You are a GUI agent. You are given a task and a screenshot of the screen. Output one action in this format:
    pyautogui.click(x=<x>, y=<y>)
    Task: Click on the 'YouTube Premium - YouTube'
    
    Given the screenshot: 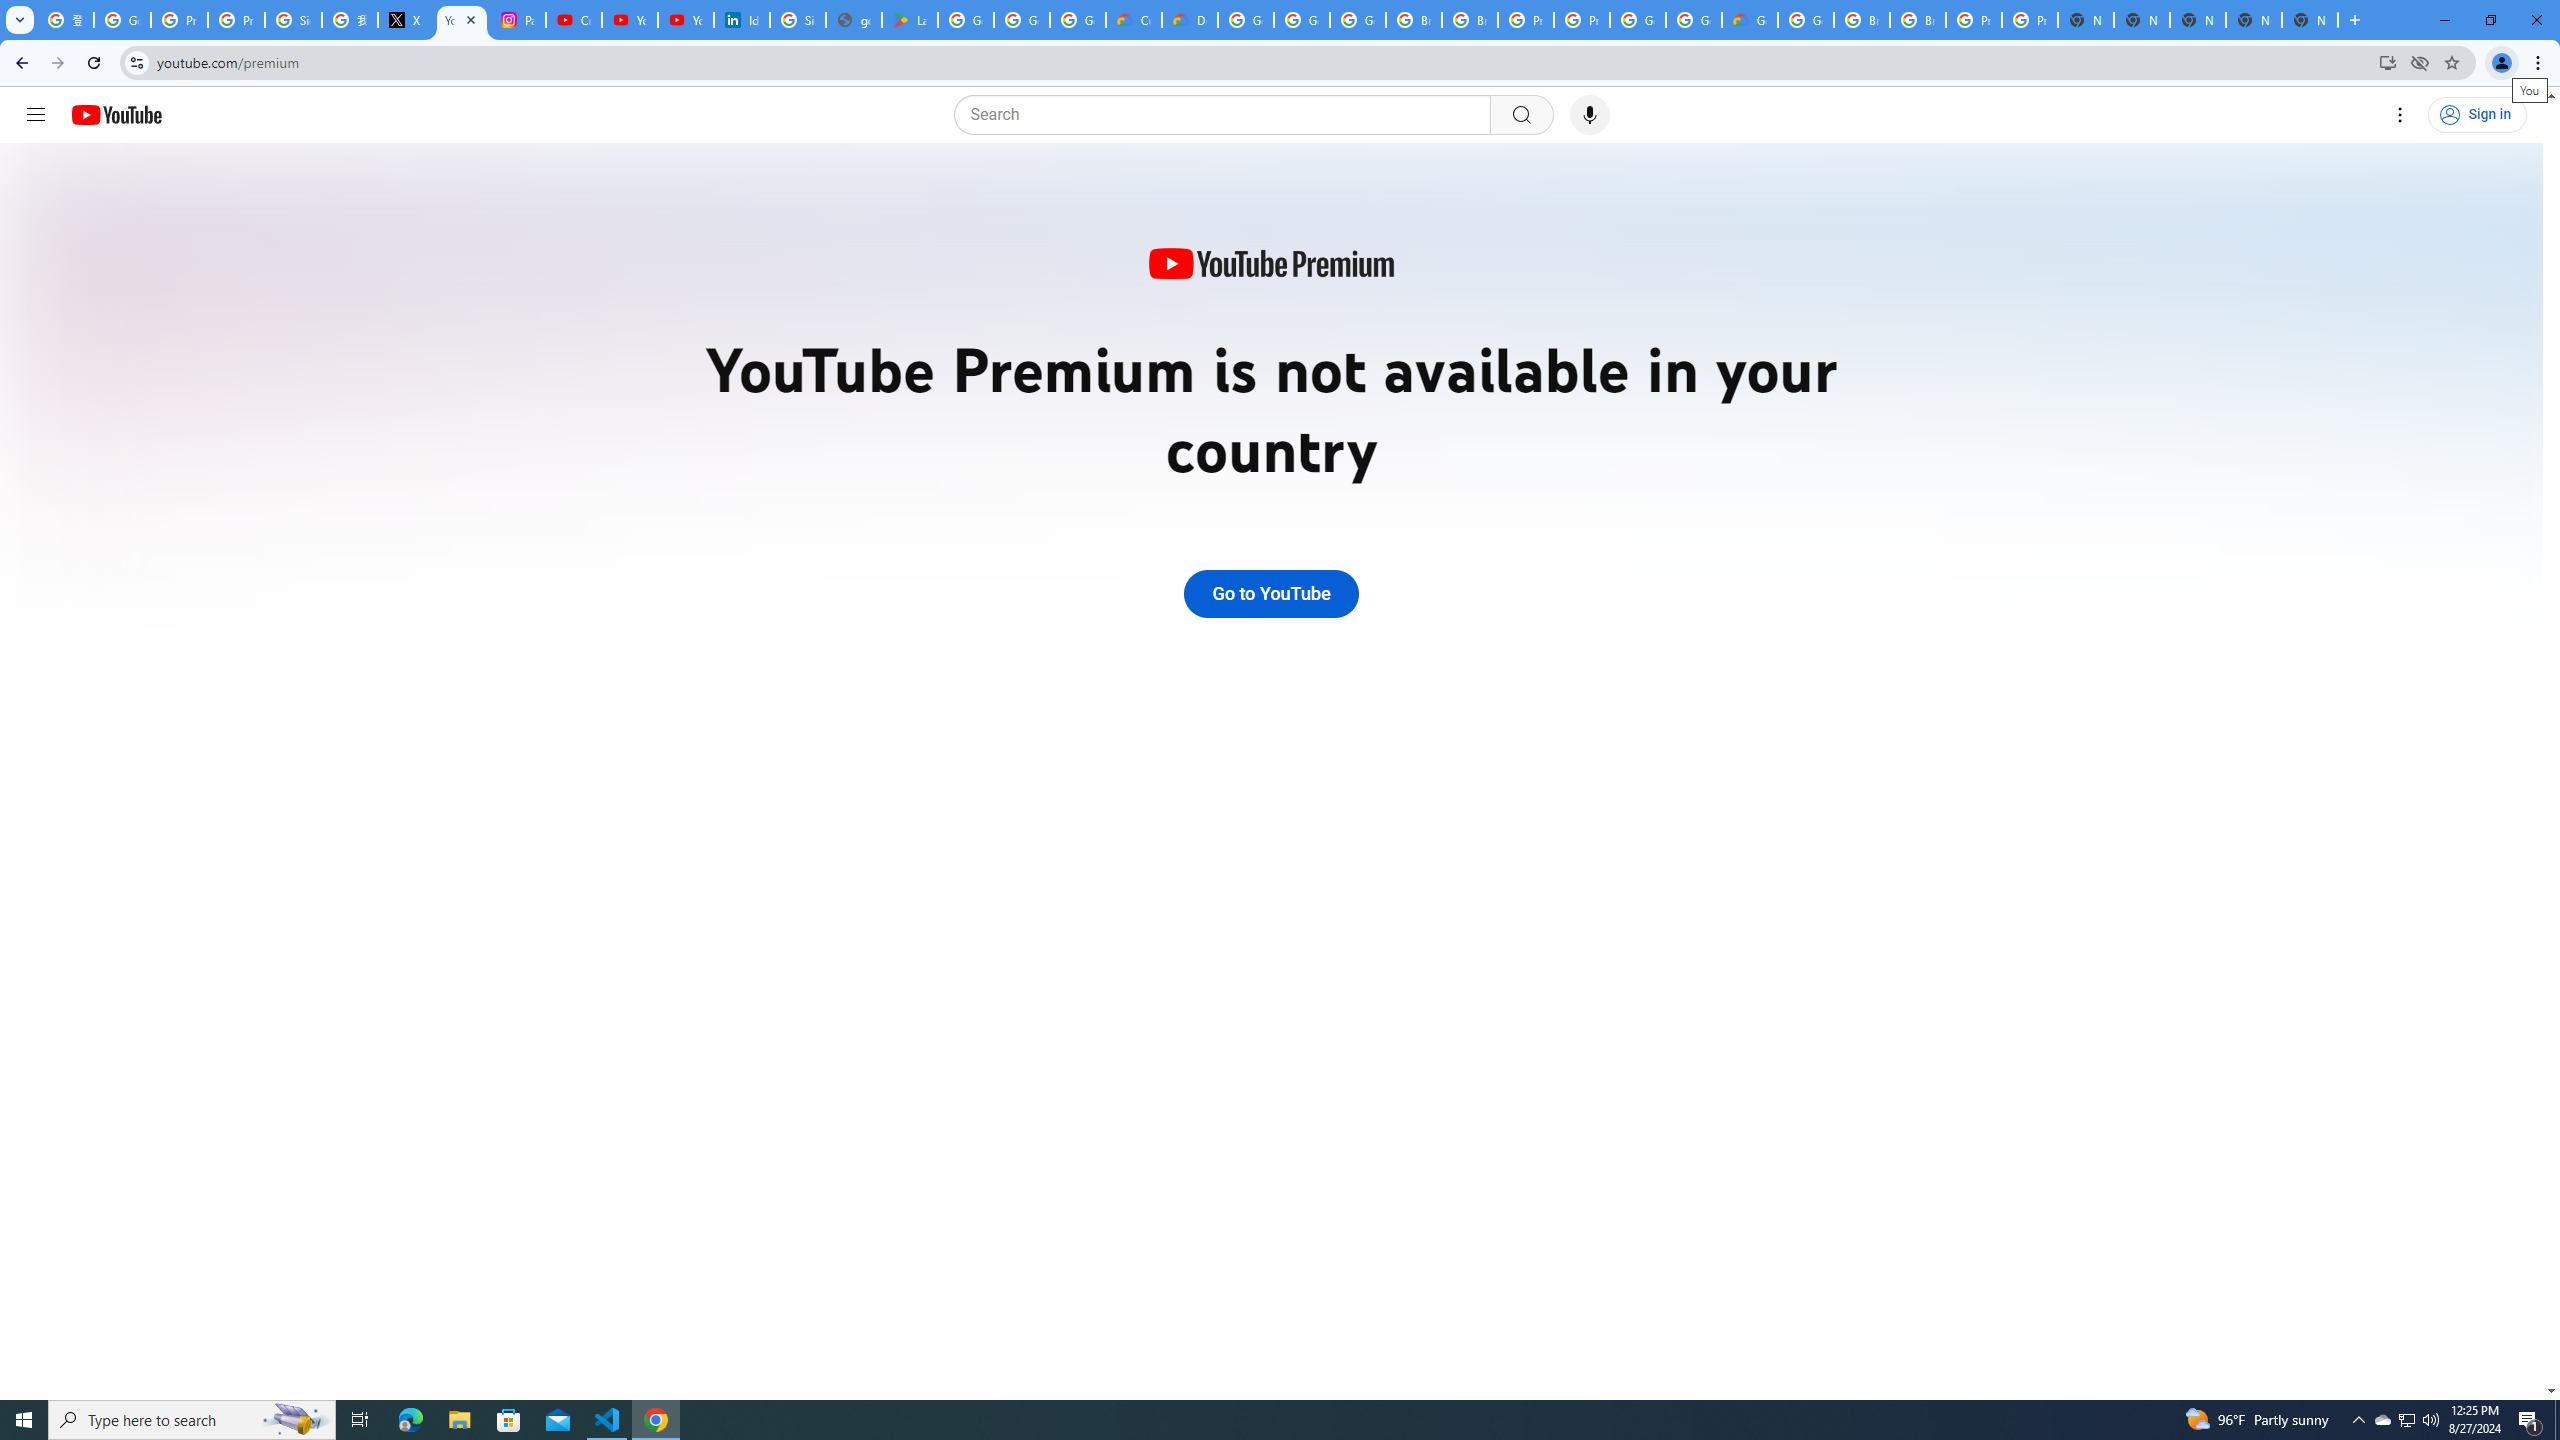 What is the action you would take?
    pyautogui.click(x=461, y=19)
    